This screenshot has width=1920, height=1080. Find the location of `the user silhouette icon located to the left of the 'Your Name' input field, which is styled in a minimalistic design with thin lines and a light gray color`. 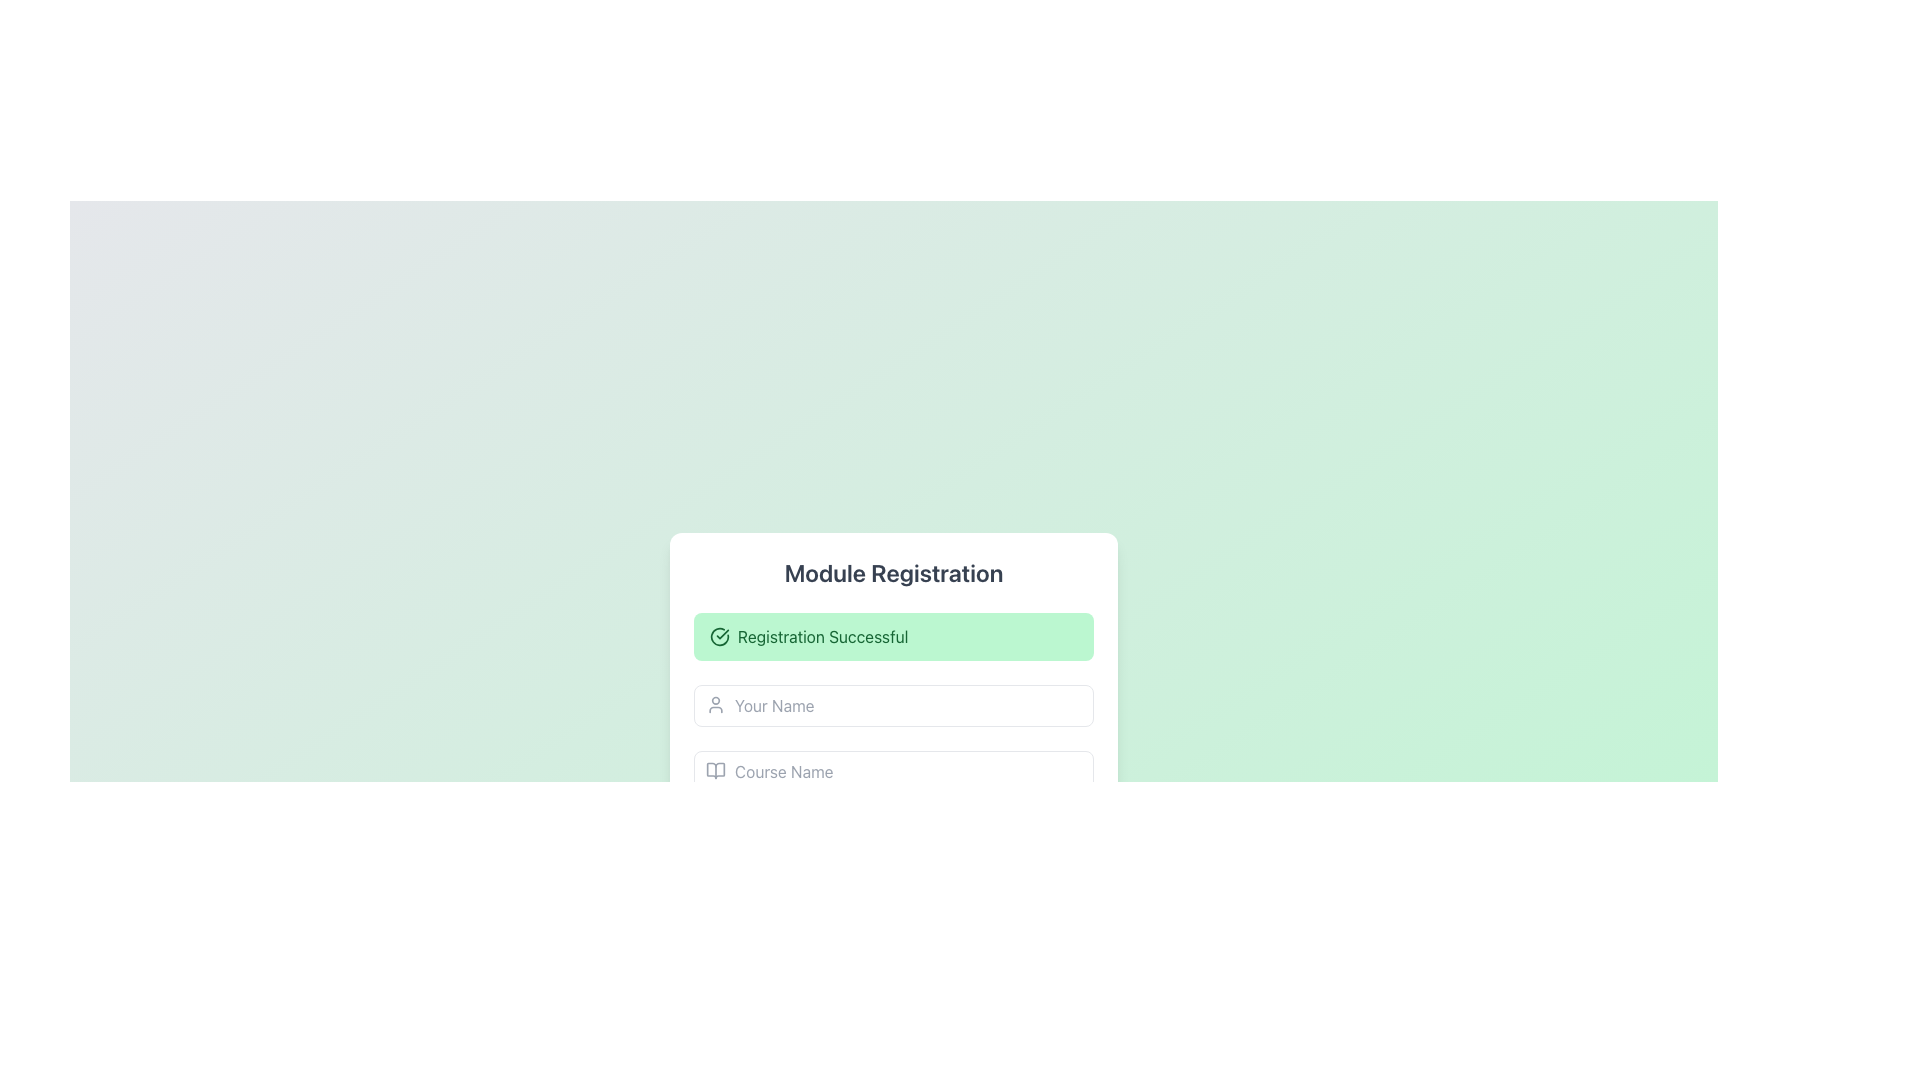

the user silhouette icon located to the left of the 'Your Name' input field, which is styled in a minimalistic design with thin lines and a light gray color is located at coordinates (715, 704).